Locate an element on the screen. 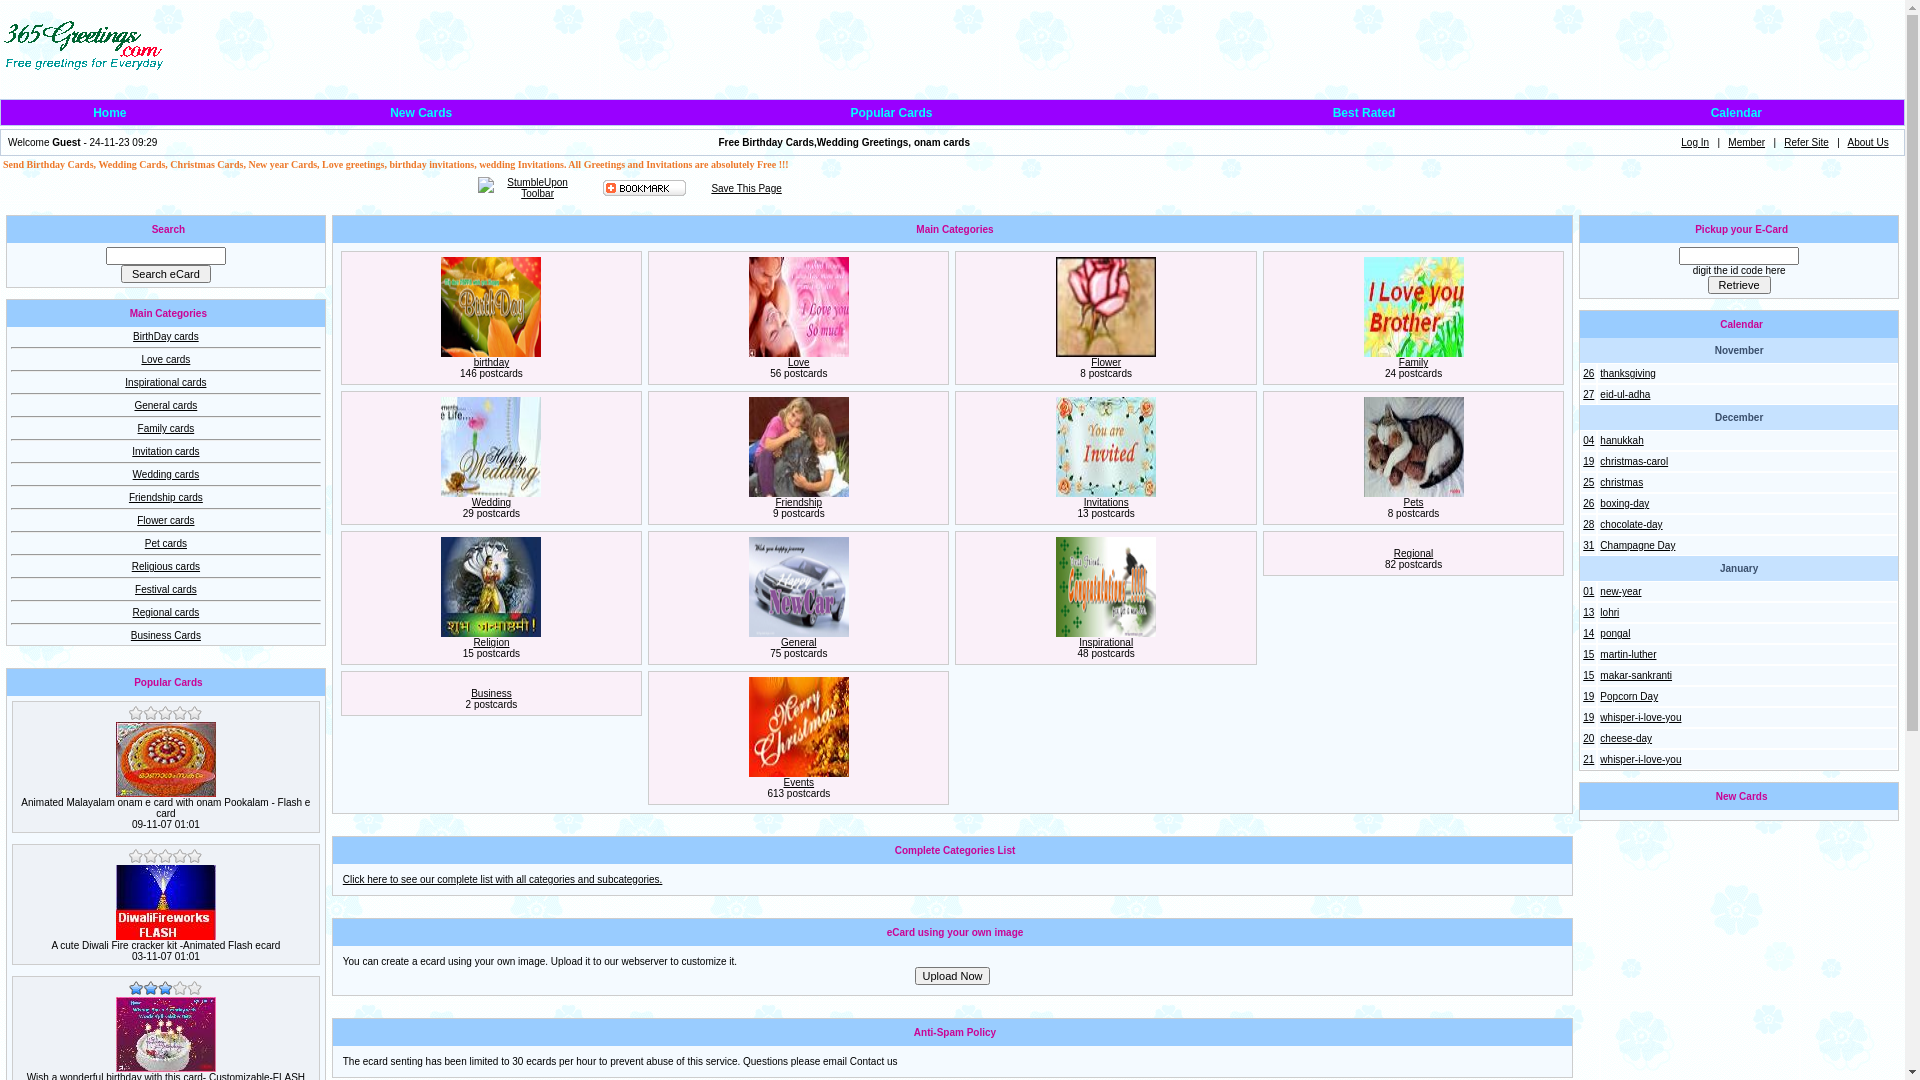  'pongal' is located at coordinates (1614, 633).